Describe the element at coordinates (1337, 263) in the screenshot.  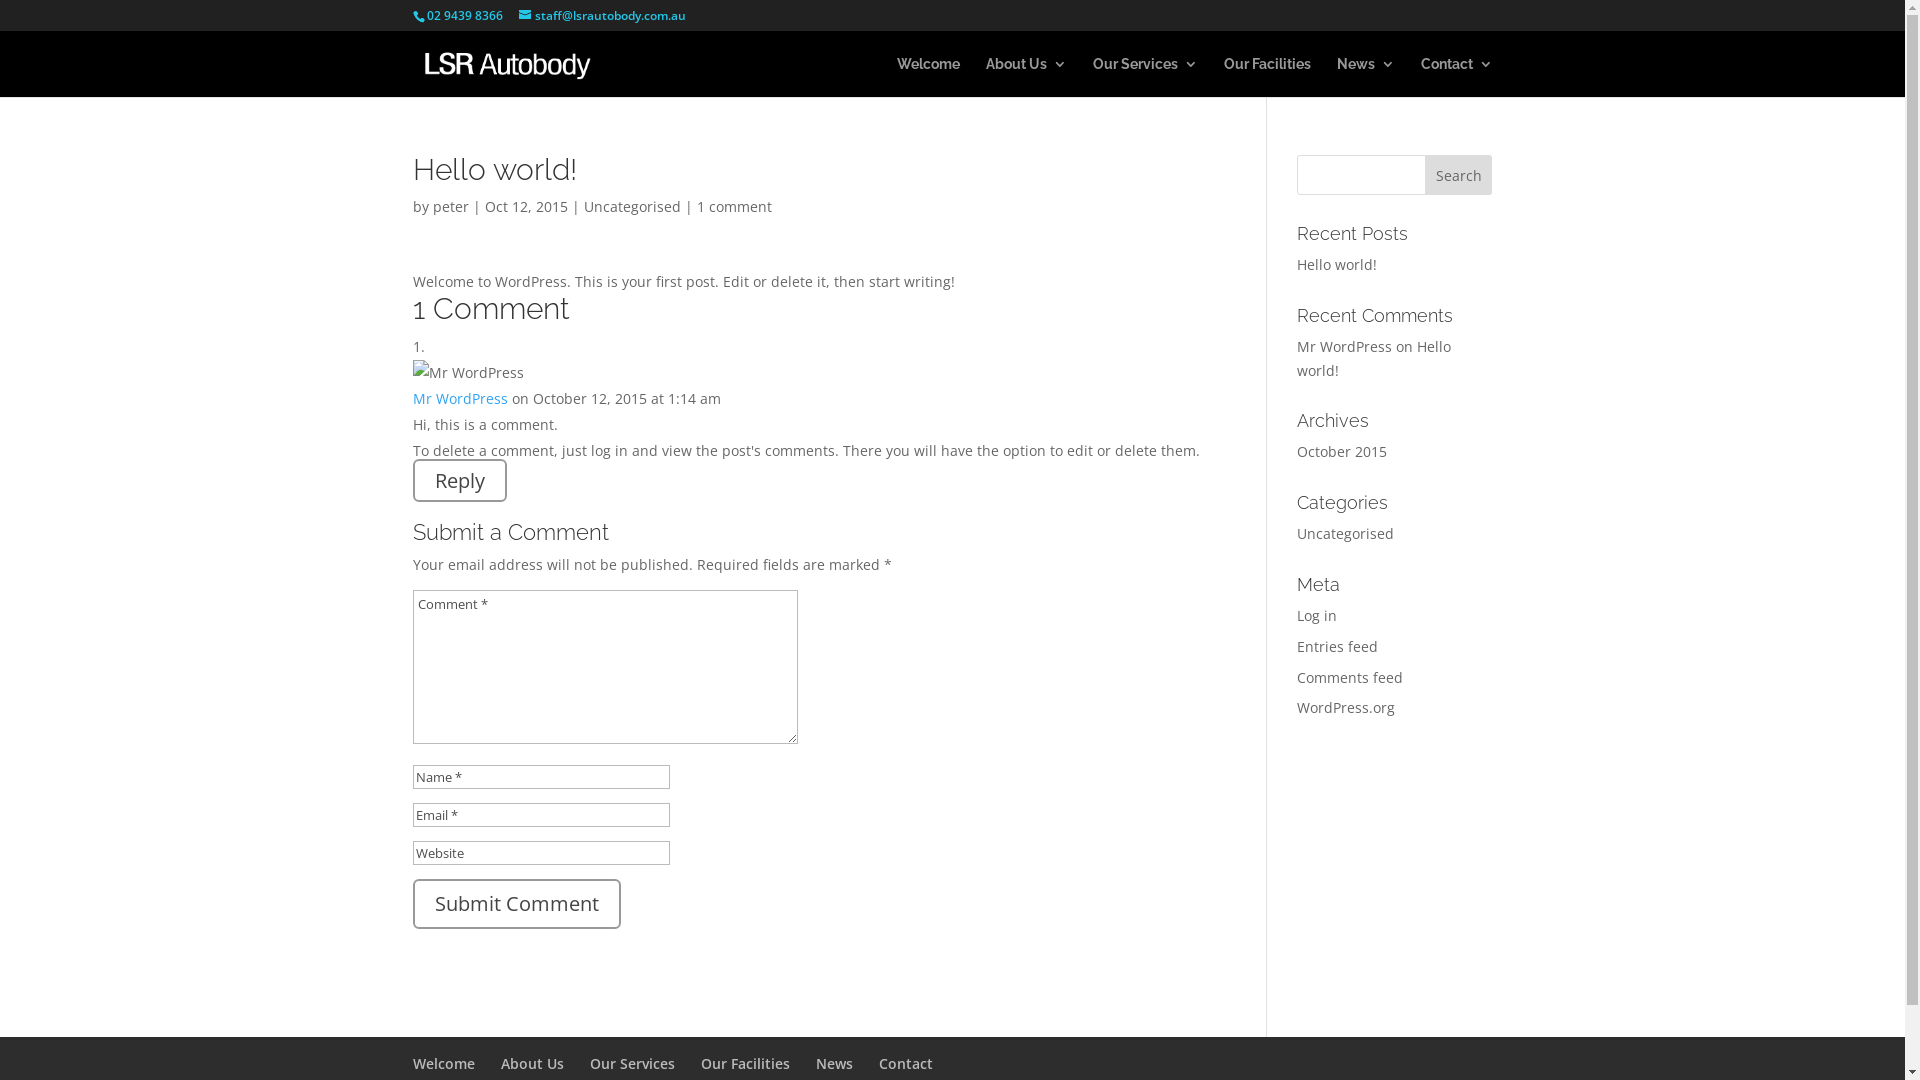
I see `'Hello world!'` at that location.